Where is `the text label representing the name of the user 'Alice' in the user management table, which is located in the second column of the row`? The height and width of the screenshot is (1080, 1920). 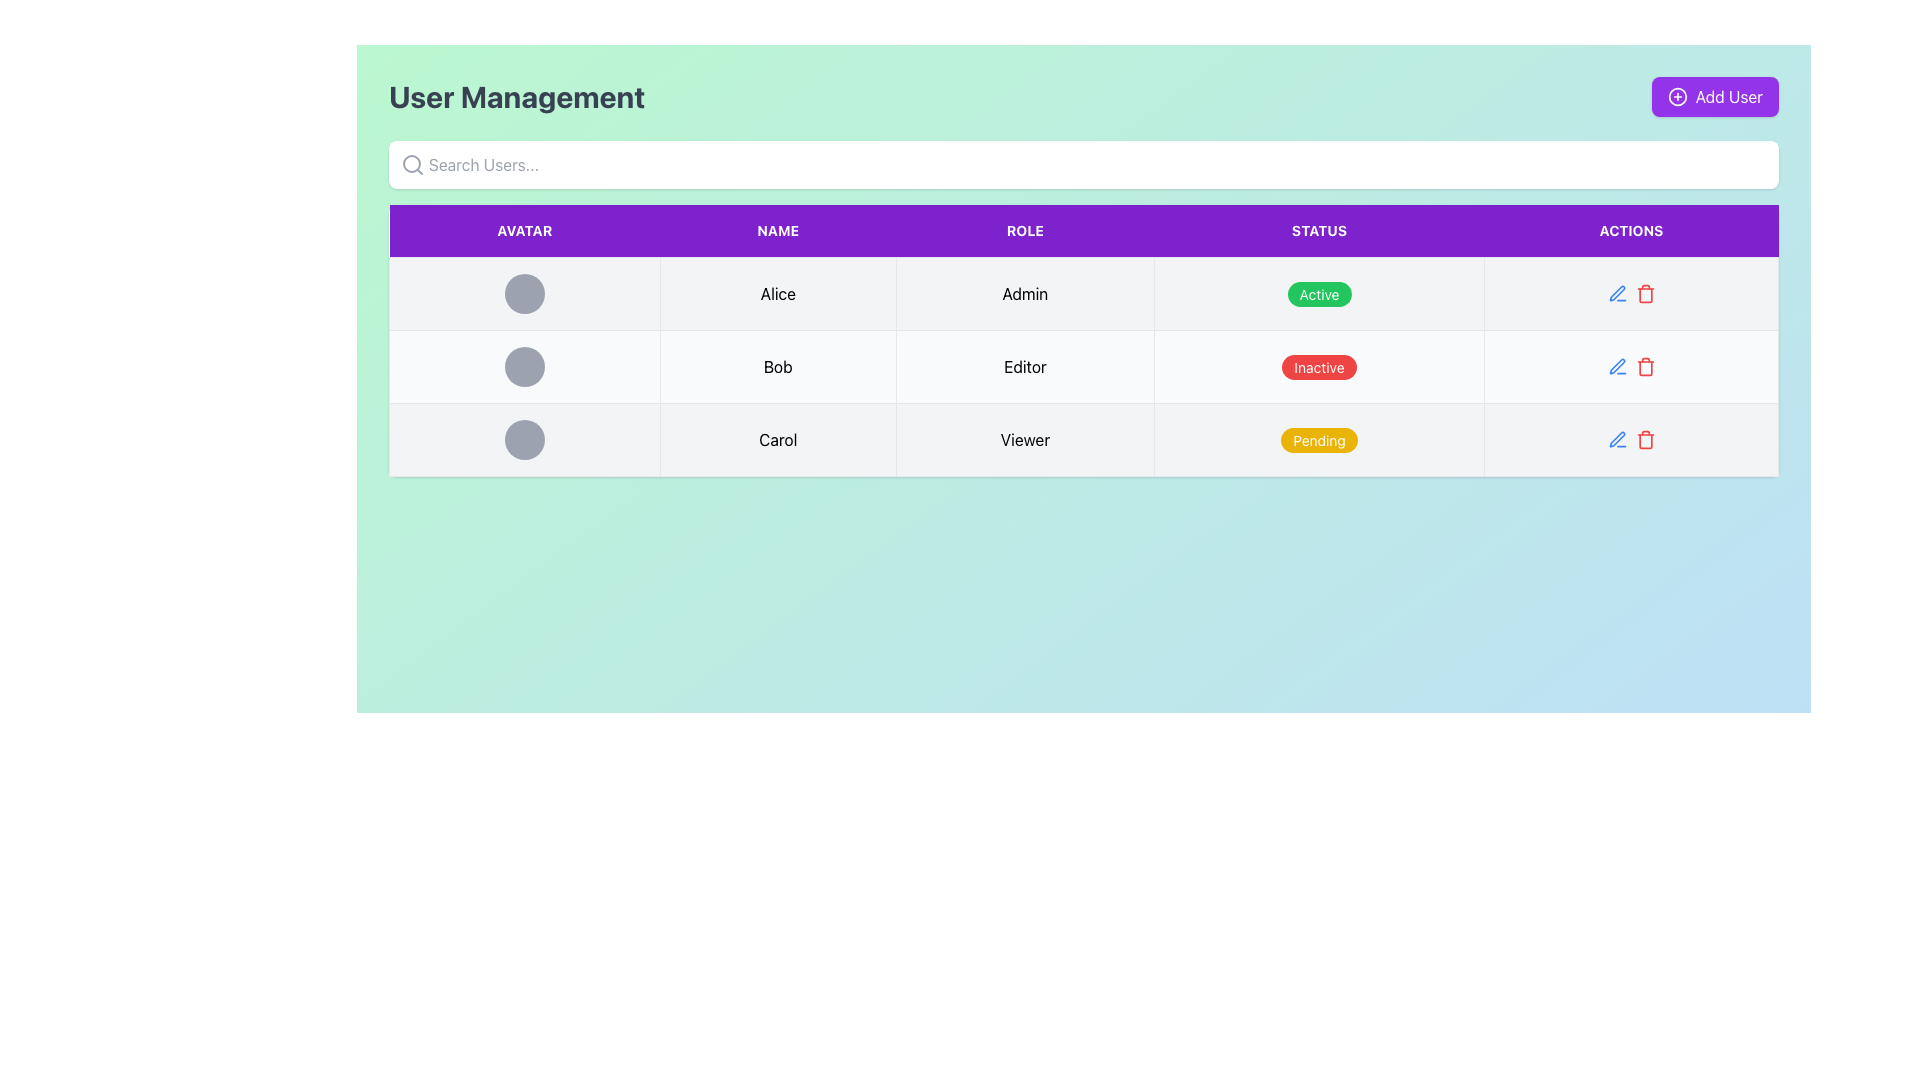
the text label representing the name of the user 'Alice' in the user management table, which is located in the second column of the row is located at coordinates (777, 293).